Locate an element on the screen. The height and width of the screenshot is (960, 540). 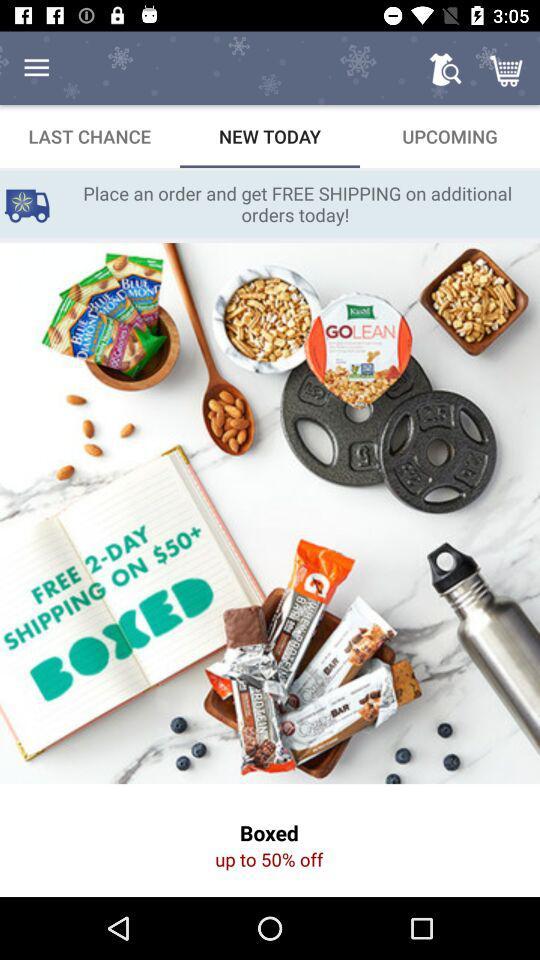
the symbol which is in the color of blue is located at coordinates (26, 204).